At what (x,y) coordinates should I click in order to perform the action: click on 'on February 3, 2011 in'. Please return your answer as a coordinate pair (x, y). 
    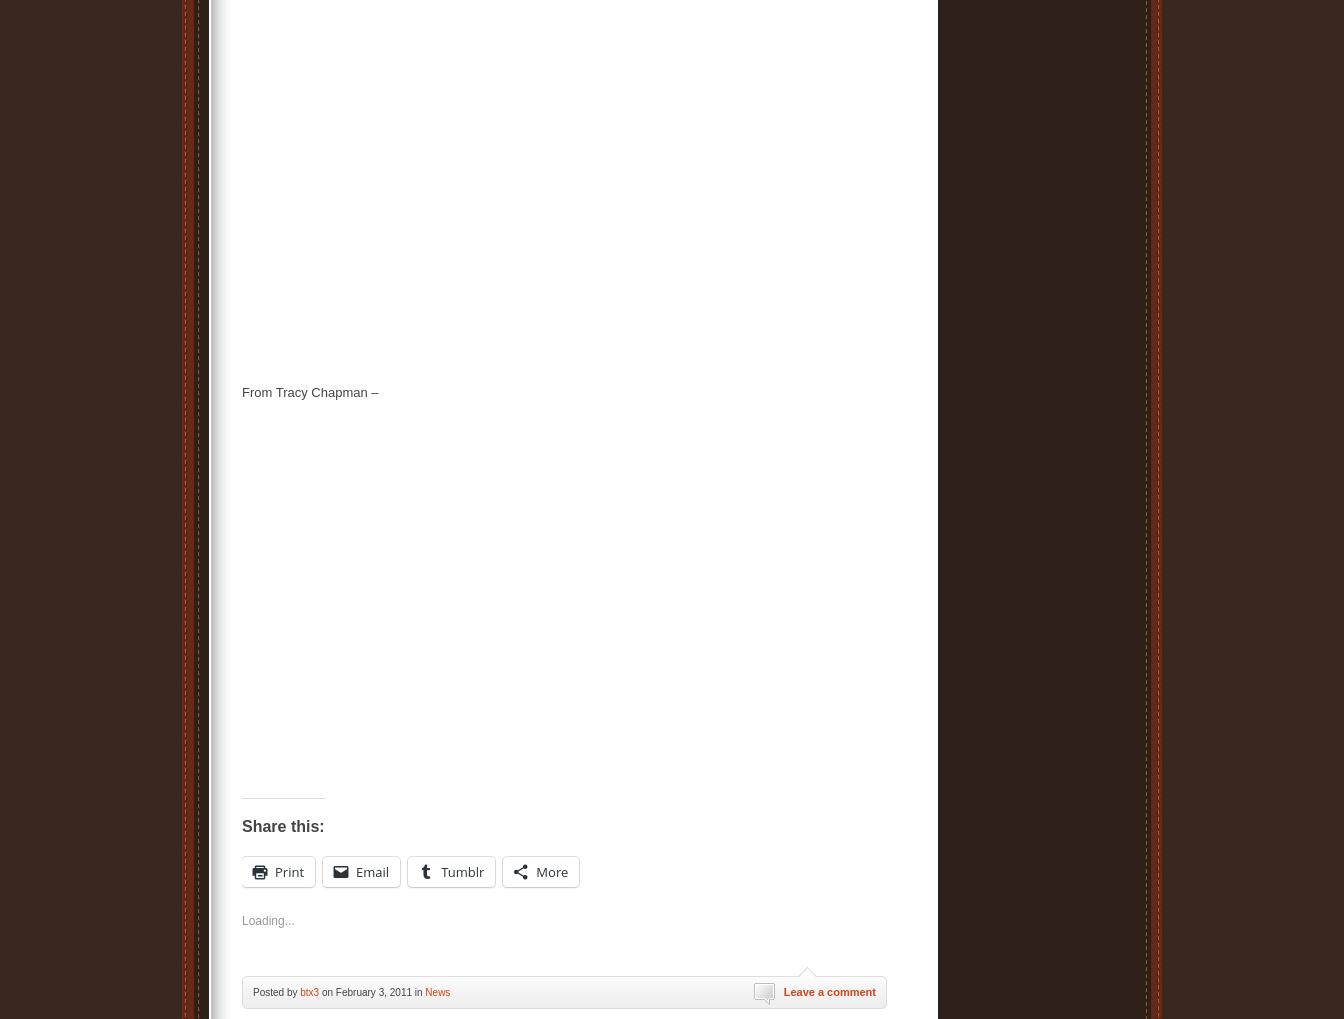
    Looking at the image, I should click on (319, 992).